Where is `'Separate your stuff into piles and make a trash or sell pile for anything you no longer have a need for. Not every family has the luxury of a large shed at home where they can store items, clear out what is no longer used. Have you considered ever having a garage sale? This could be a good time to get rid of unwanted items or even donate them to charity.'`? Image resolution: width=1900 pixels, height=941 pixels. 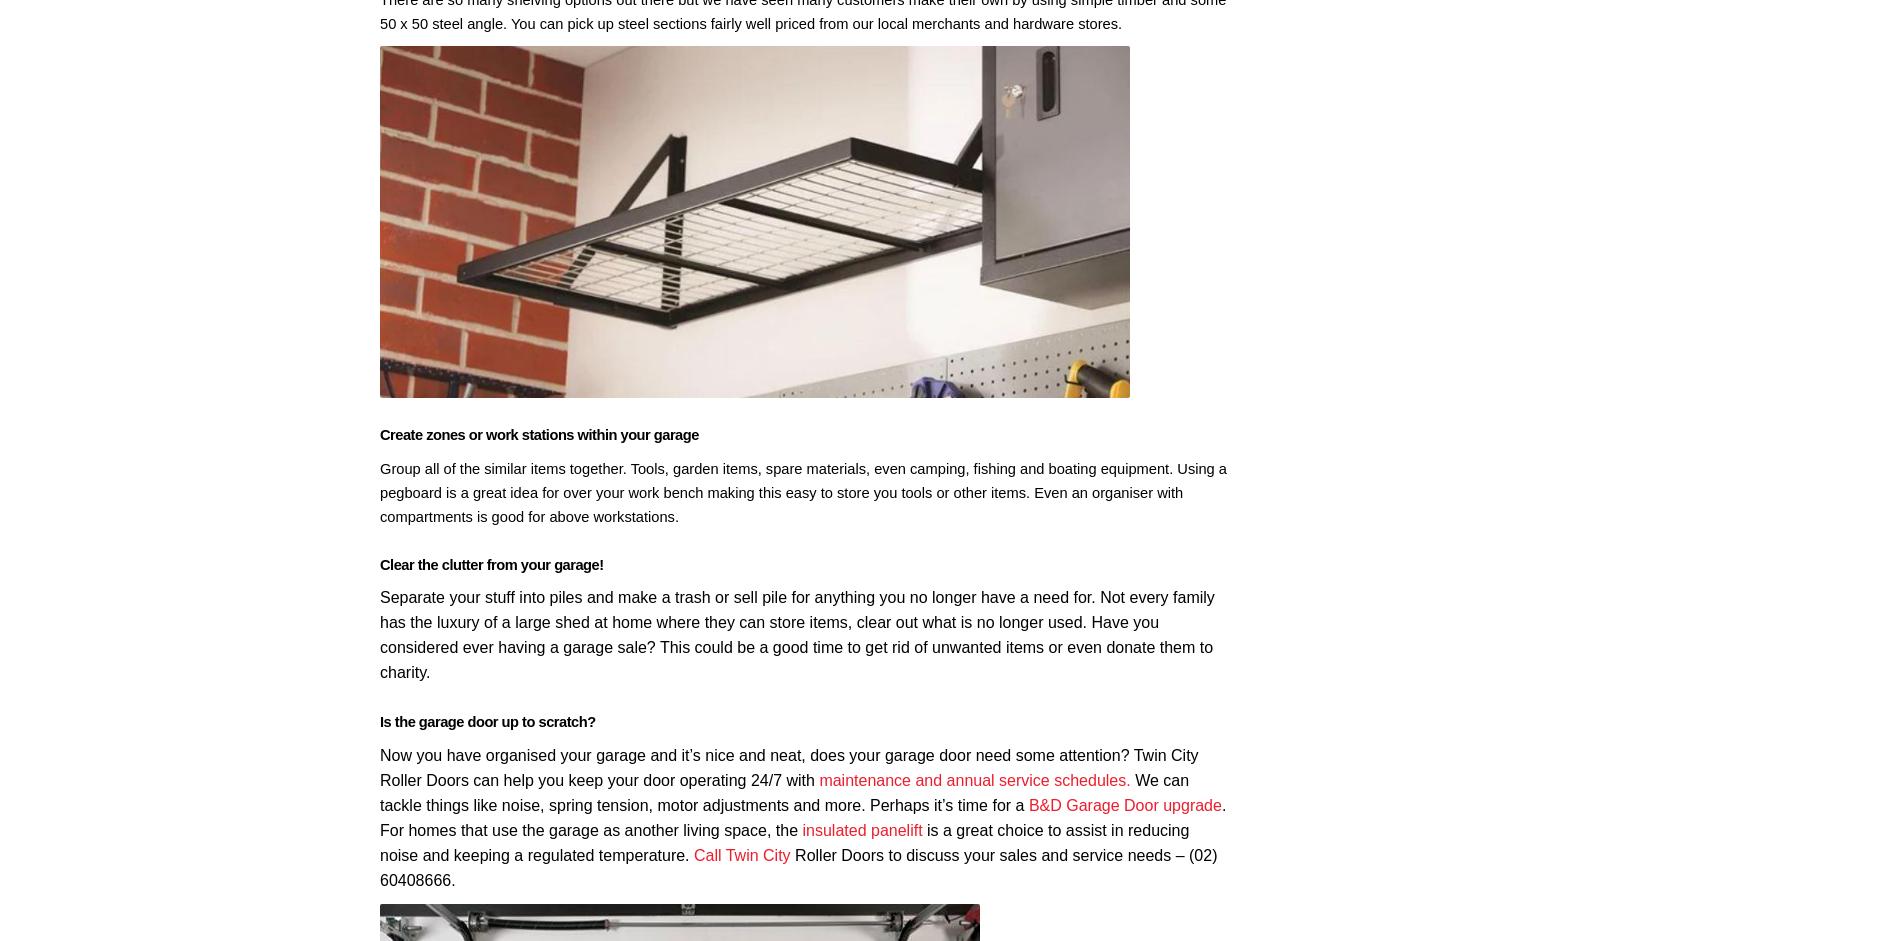
'Separate your stuff into piles and make a trash or sell pile for anything you no longer have a need for. Not every family has the luxury of a large shed at home where they can store items, clear out what is no longer used. Have you considered ever having a garage sale? This could be a good time to get rid of unwanted items or even donate them to charity.' is located at coordinates (796, 634).